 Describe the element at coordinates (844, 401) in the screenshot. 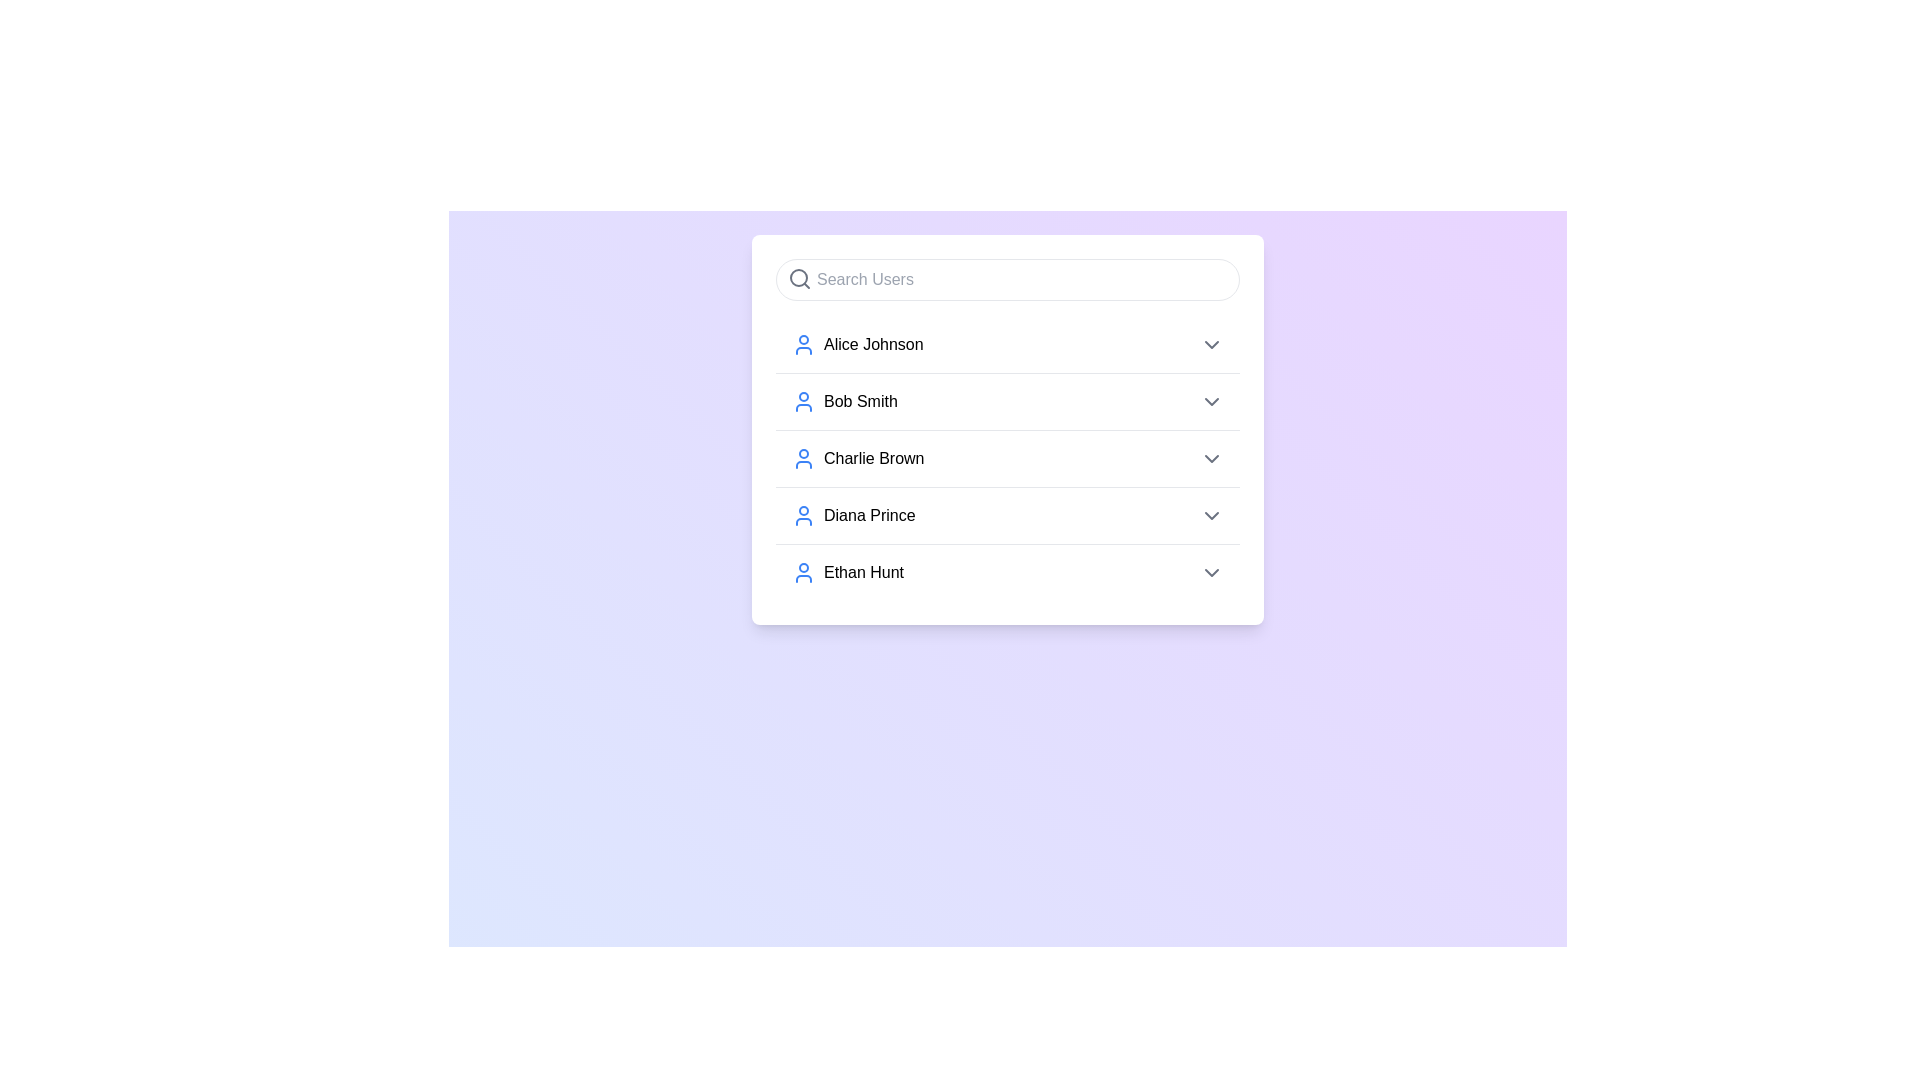

I see `the list item with the text 'Bob Smith' and a user icon` at that location.